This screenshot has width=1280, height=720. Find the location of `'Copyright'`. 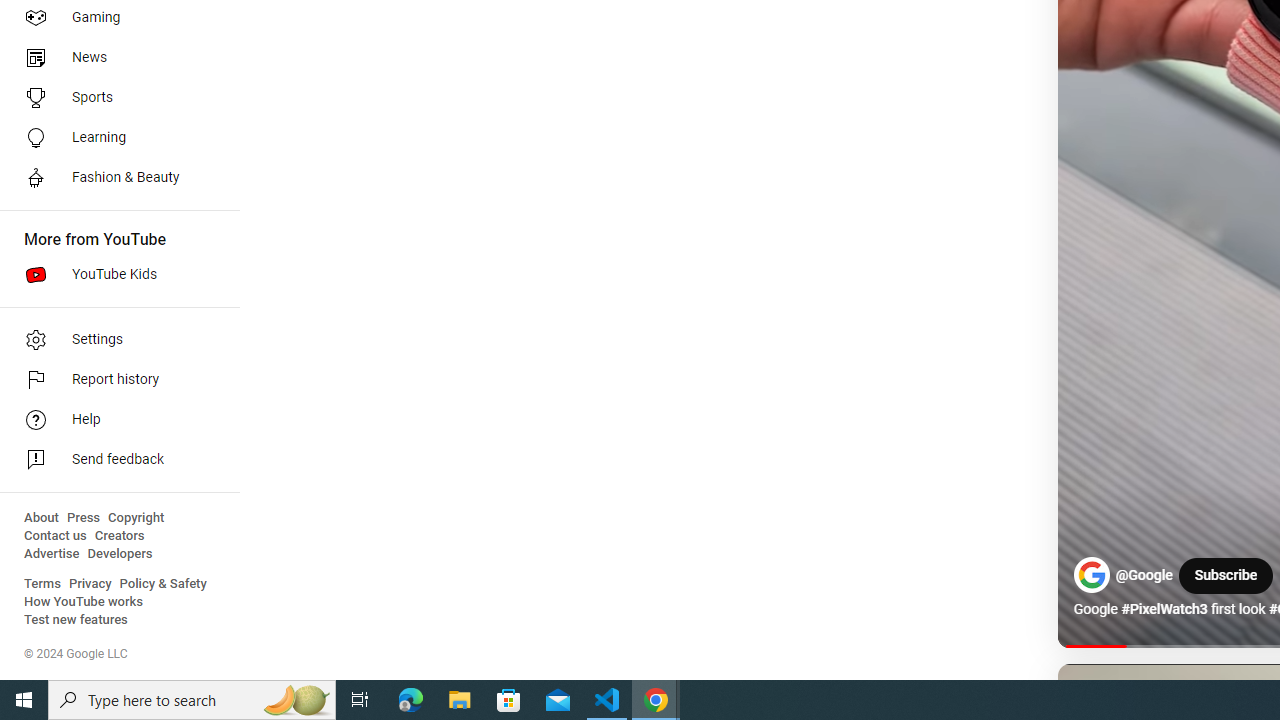

'Copyright' is located at coordinates (135, 517).